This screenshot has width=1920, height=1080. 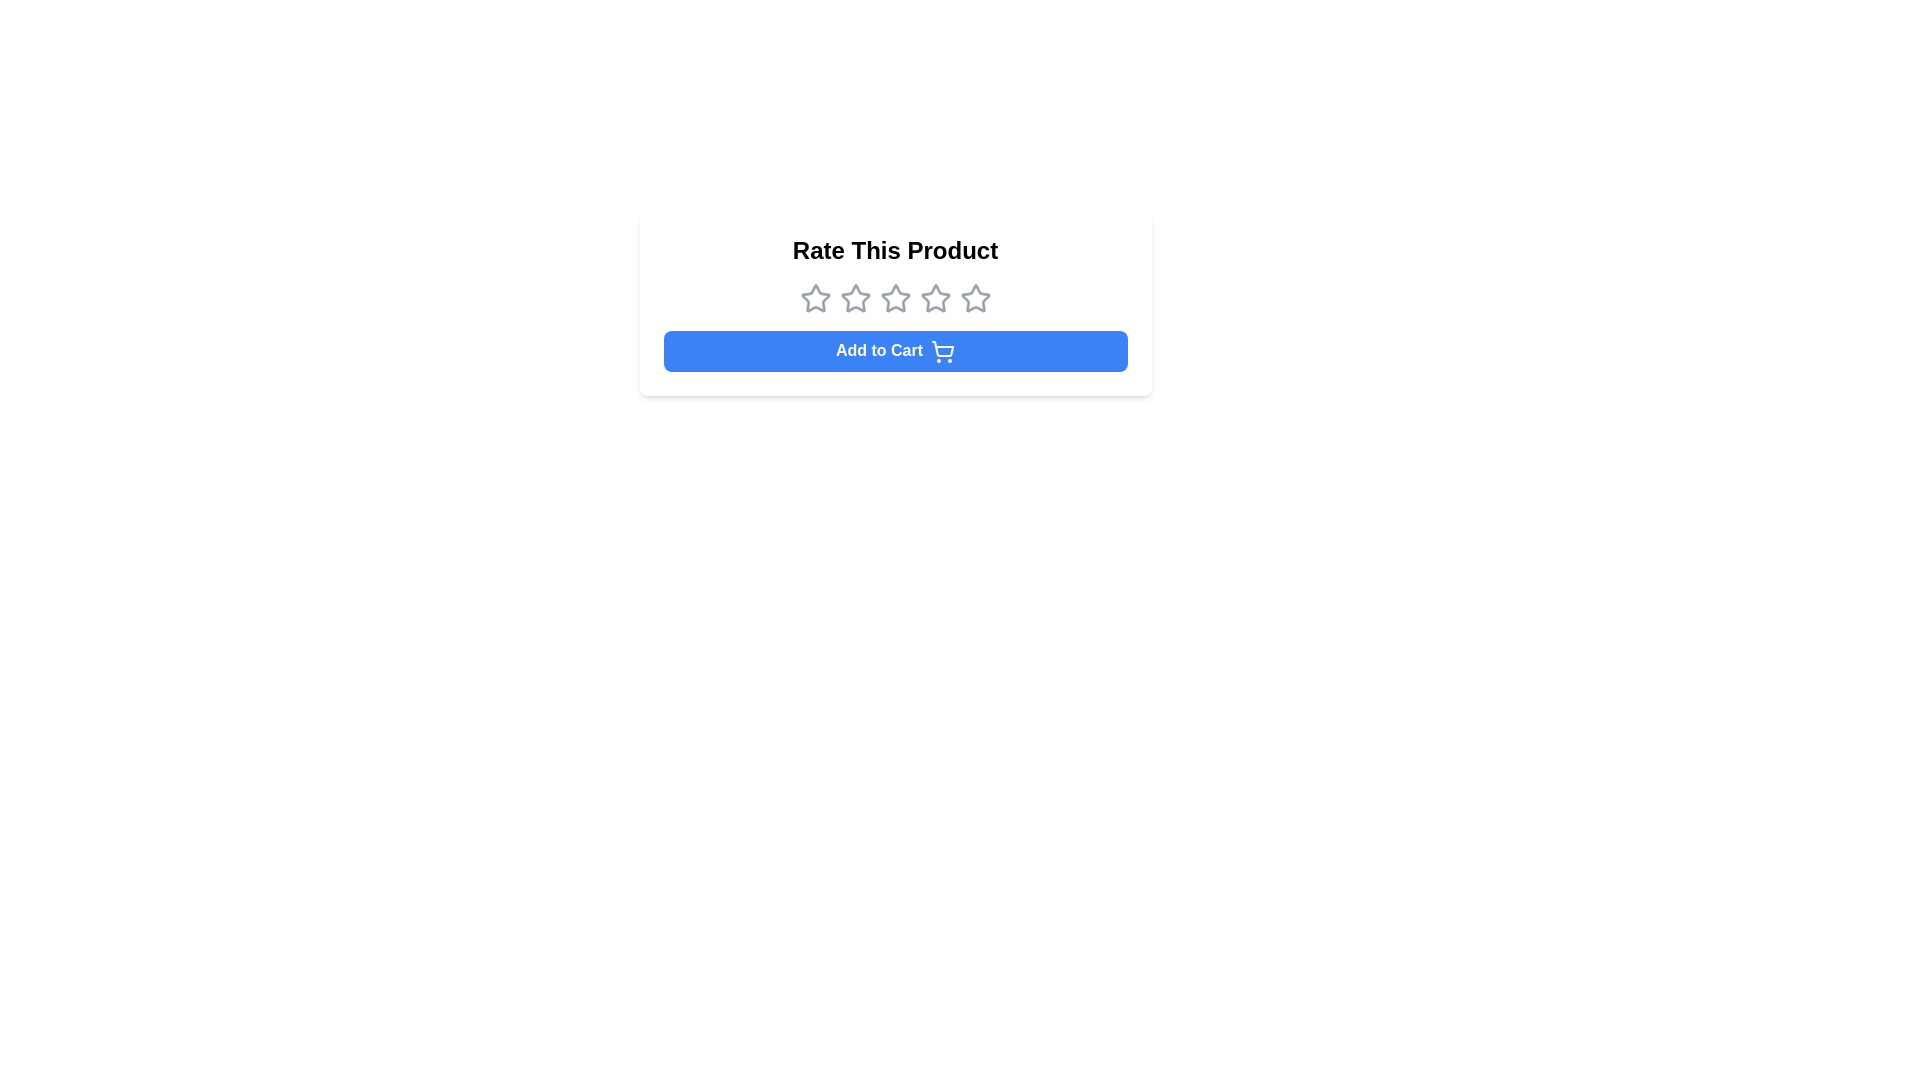 What do you see at coordinates (894, 299) in the screenshot?
I see `the third star in the rating system, which is located beneath the 'Rate This Product' text and above the 'Add to Cart' button` at bounding box center [894, 299].